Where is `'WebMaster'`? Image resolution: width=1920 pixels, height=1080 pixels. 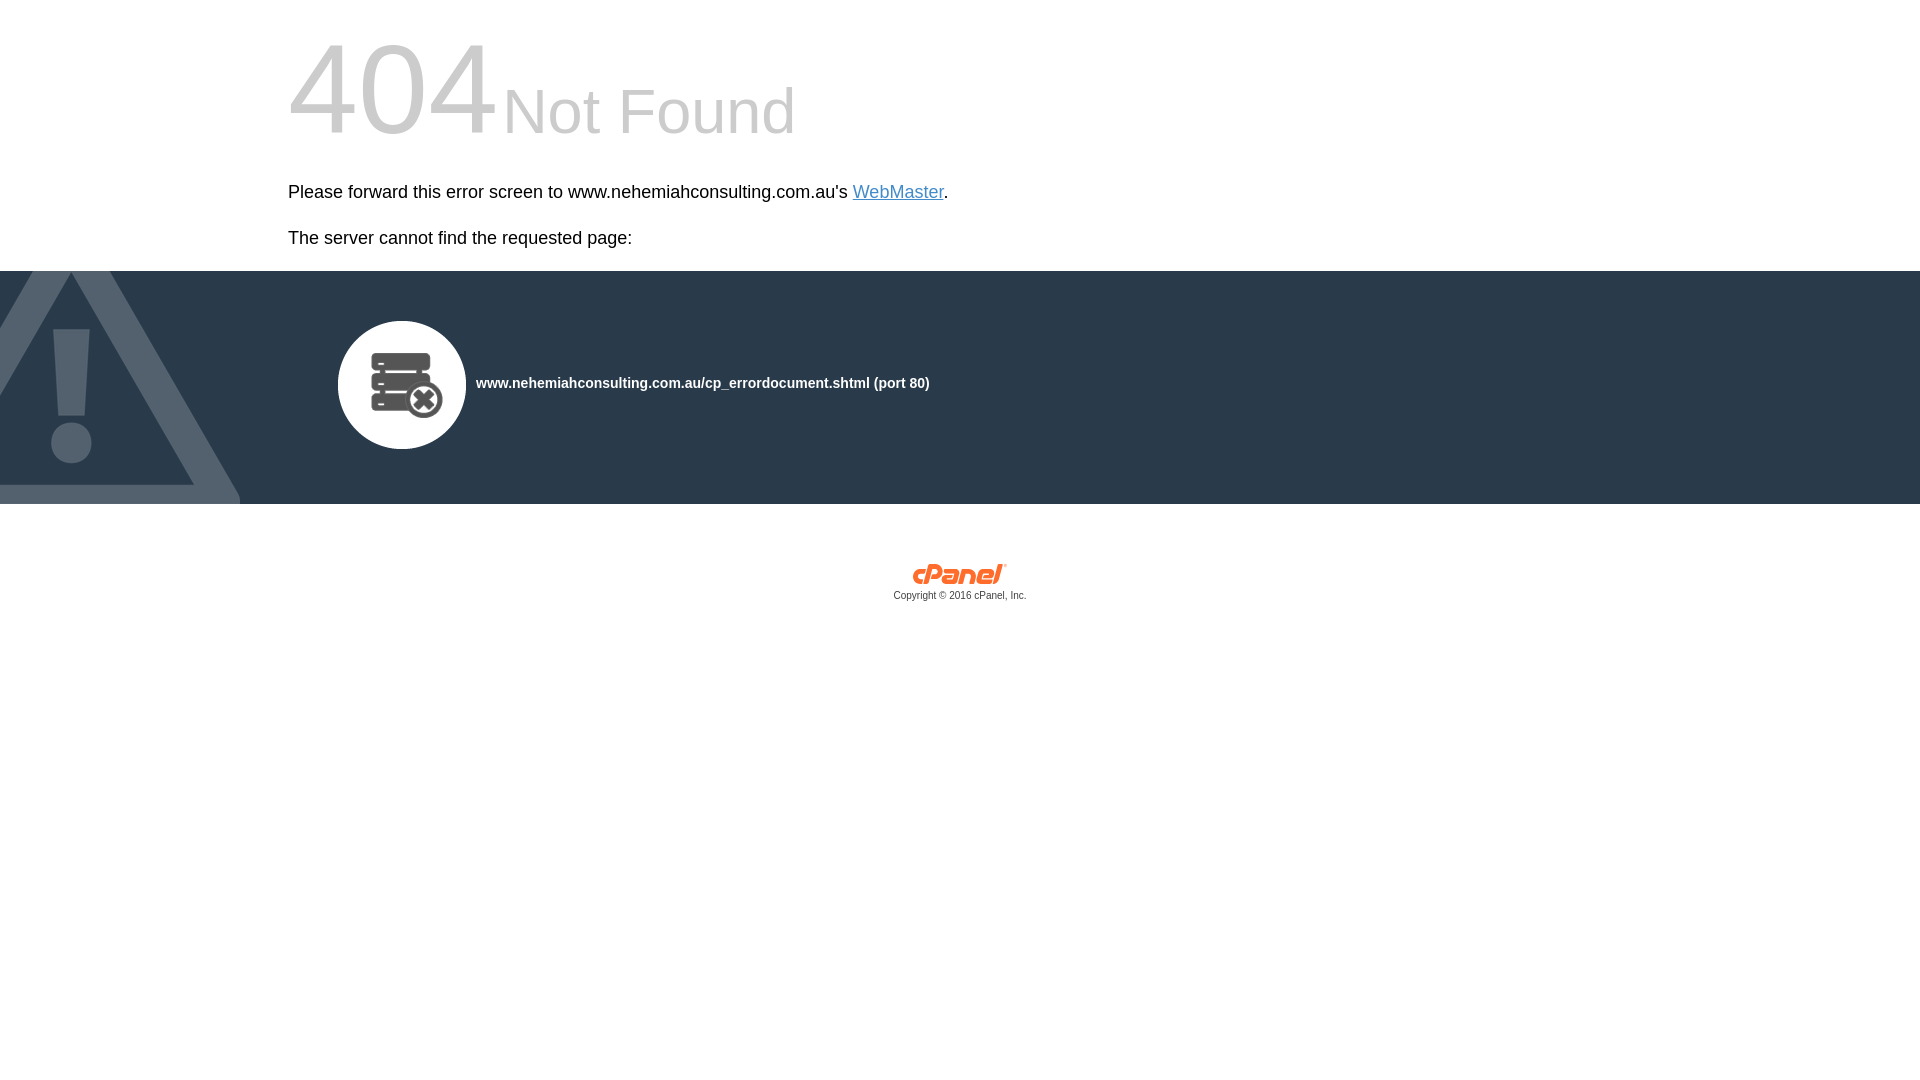 'WebMaster' is located at coordinates (897, 192).